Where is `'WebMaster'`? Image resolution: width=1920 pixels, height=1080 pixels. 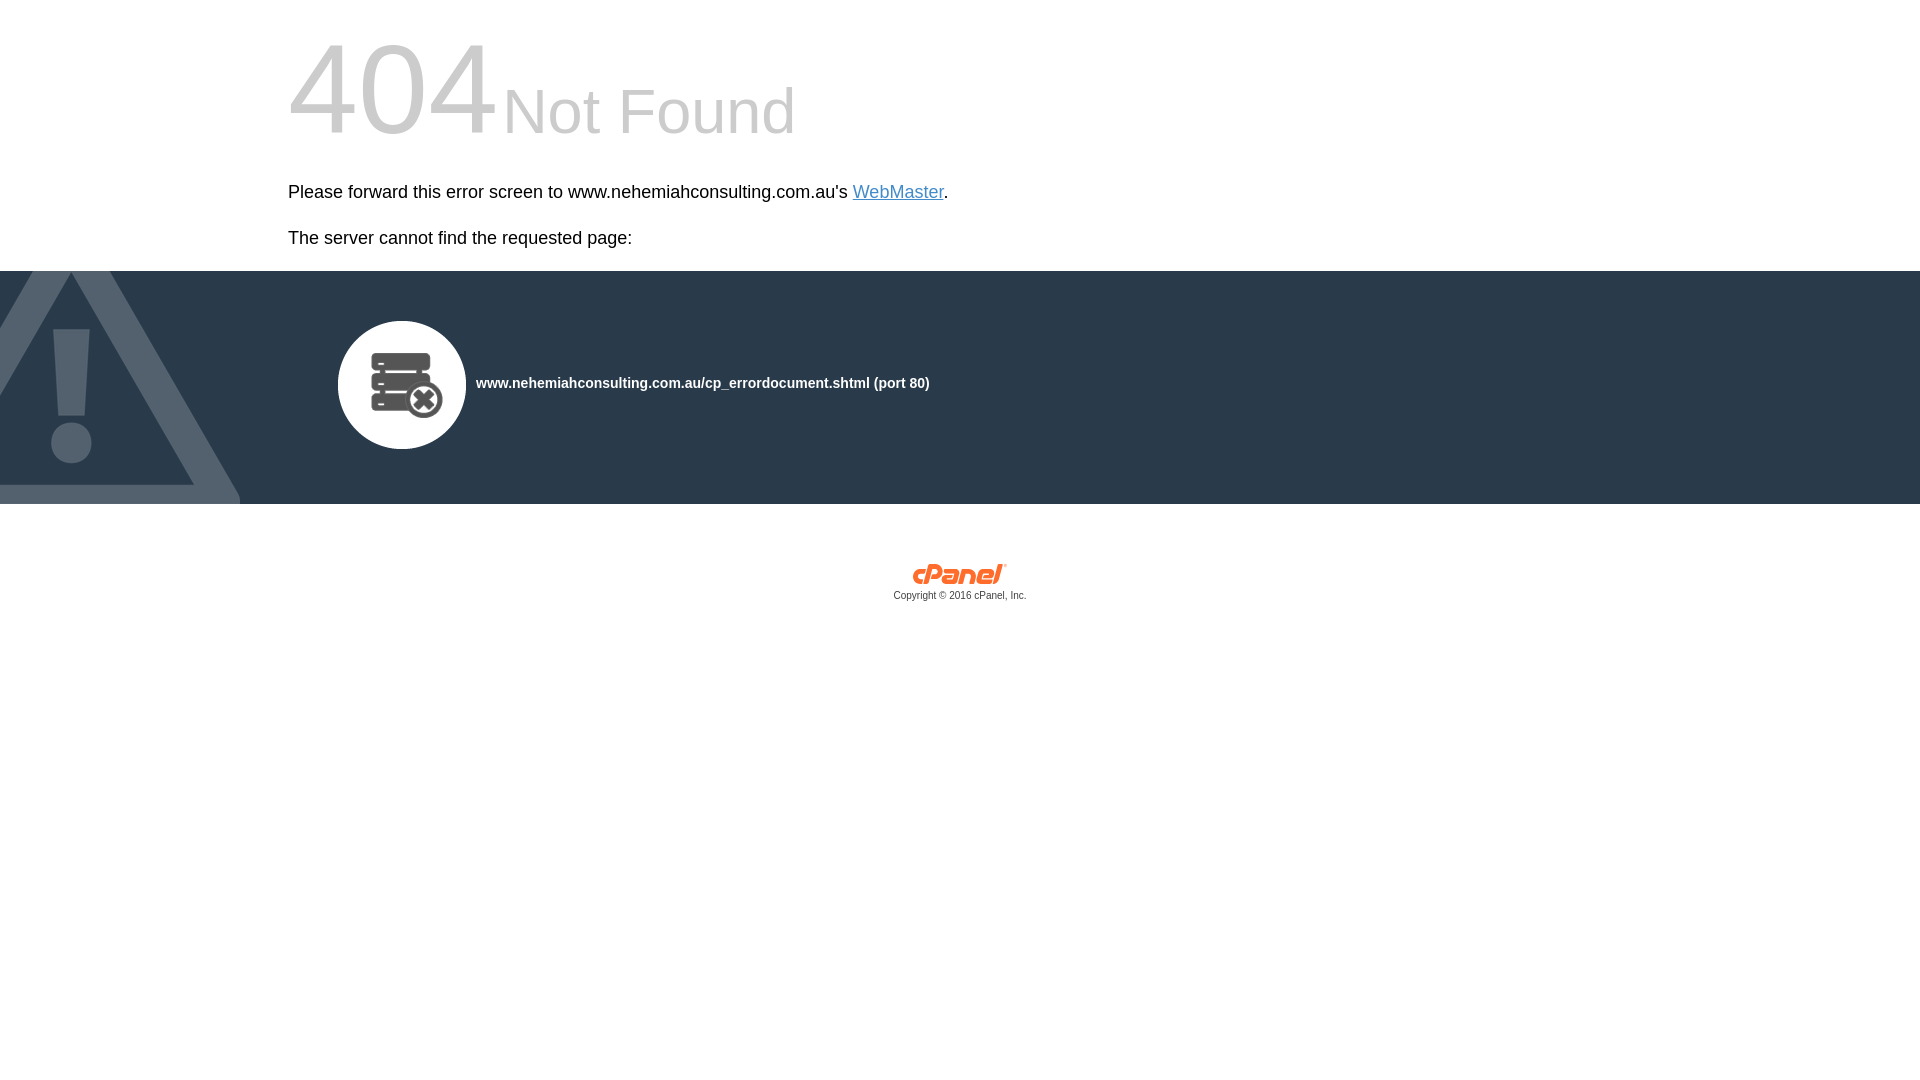 'WebMaster' is located at coordinates (897, 192).